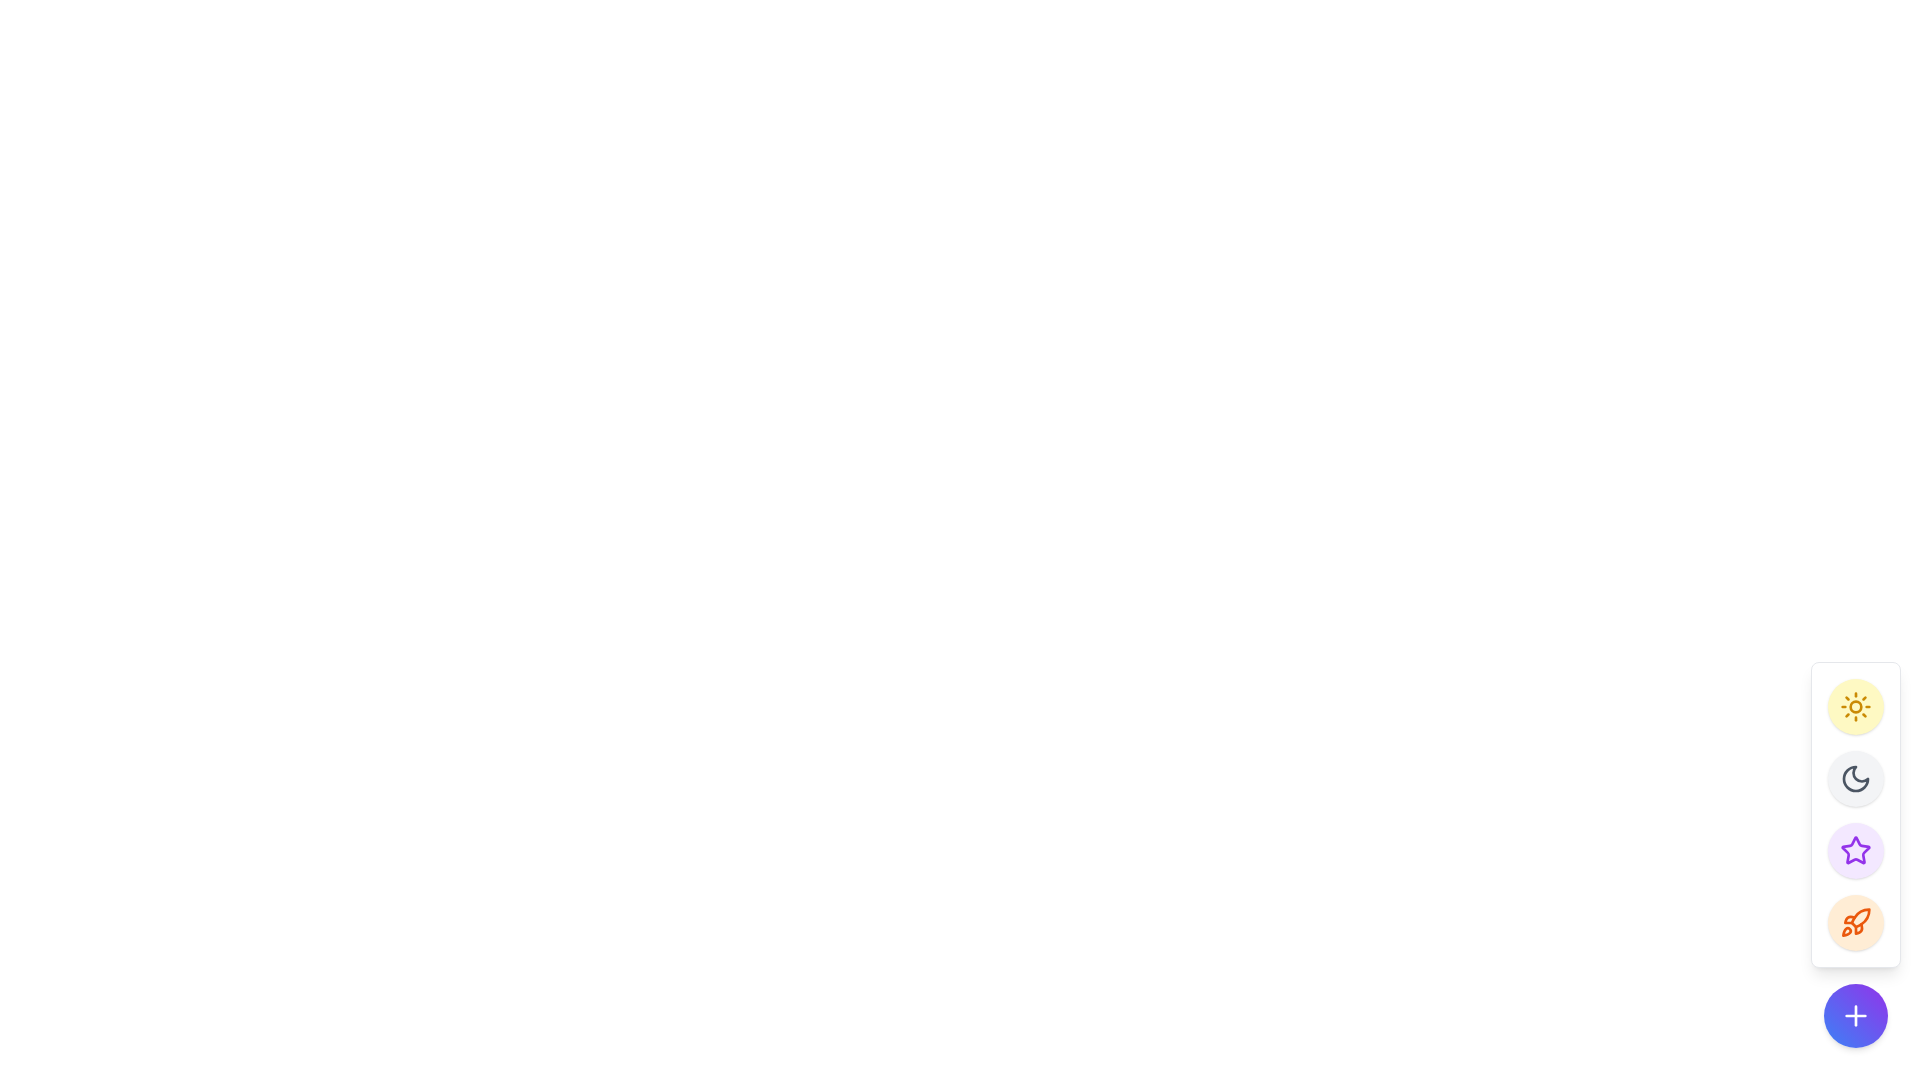 This screenshot has height=1080, width=1920. I want to click on the central circular part of the sun icon located within the right-side toolbar of the interface, so click(1855, 705).